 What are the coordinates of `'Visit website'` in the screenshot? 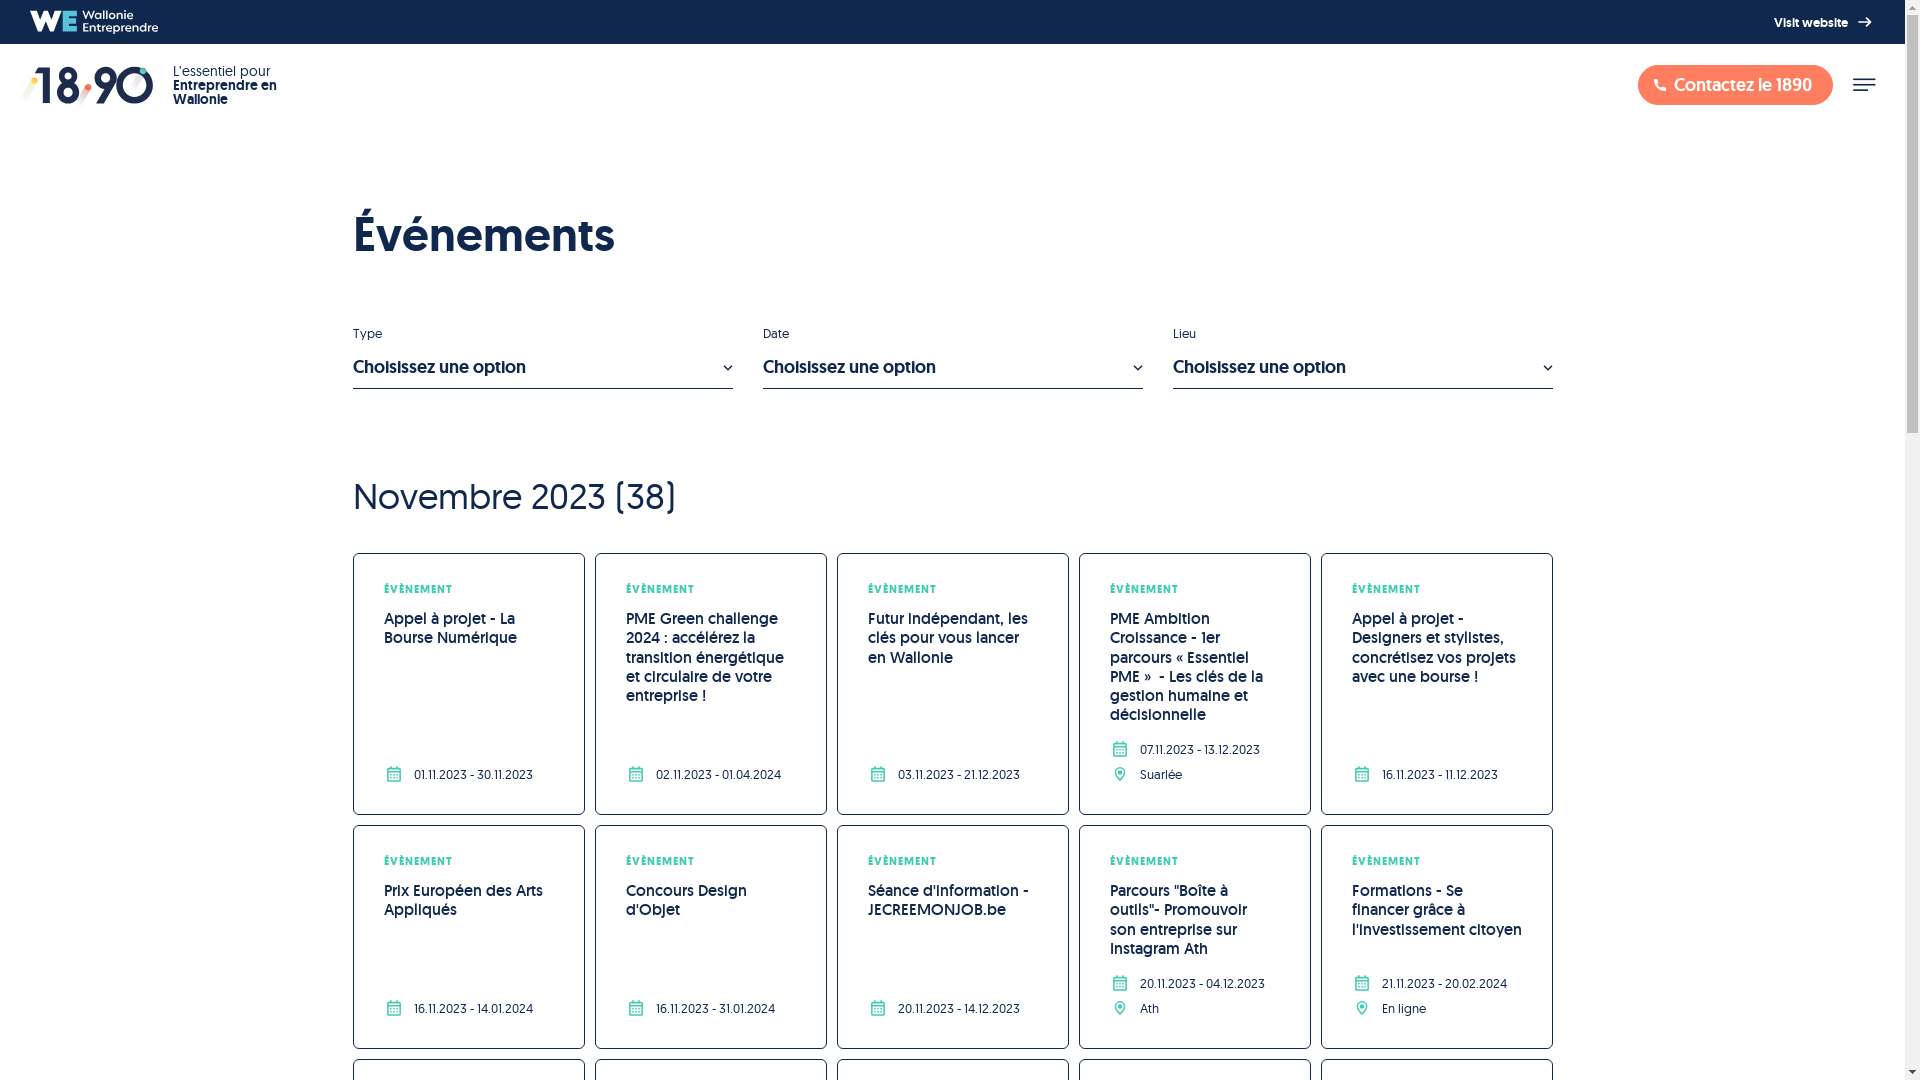 It's located at (1824, 22).